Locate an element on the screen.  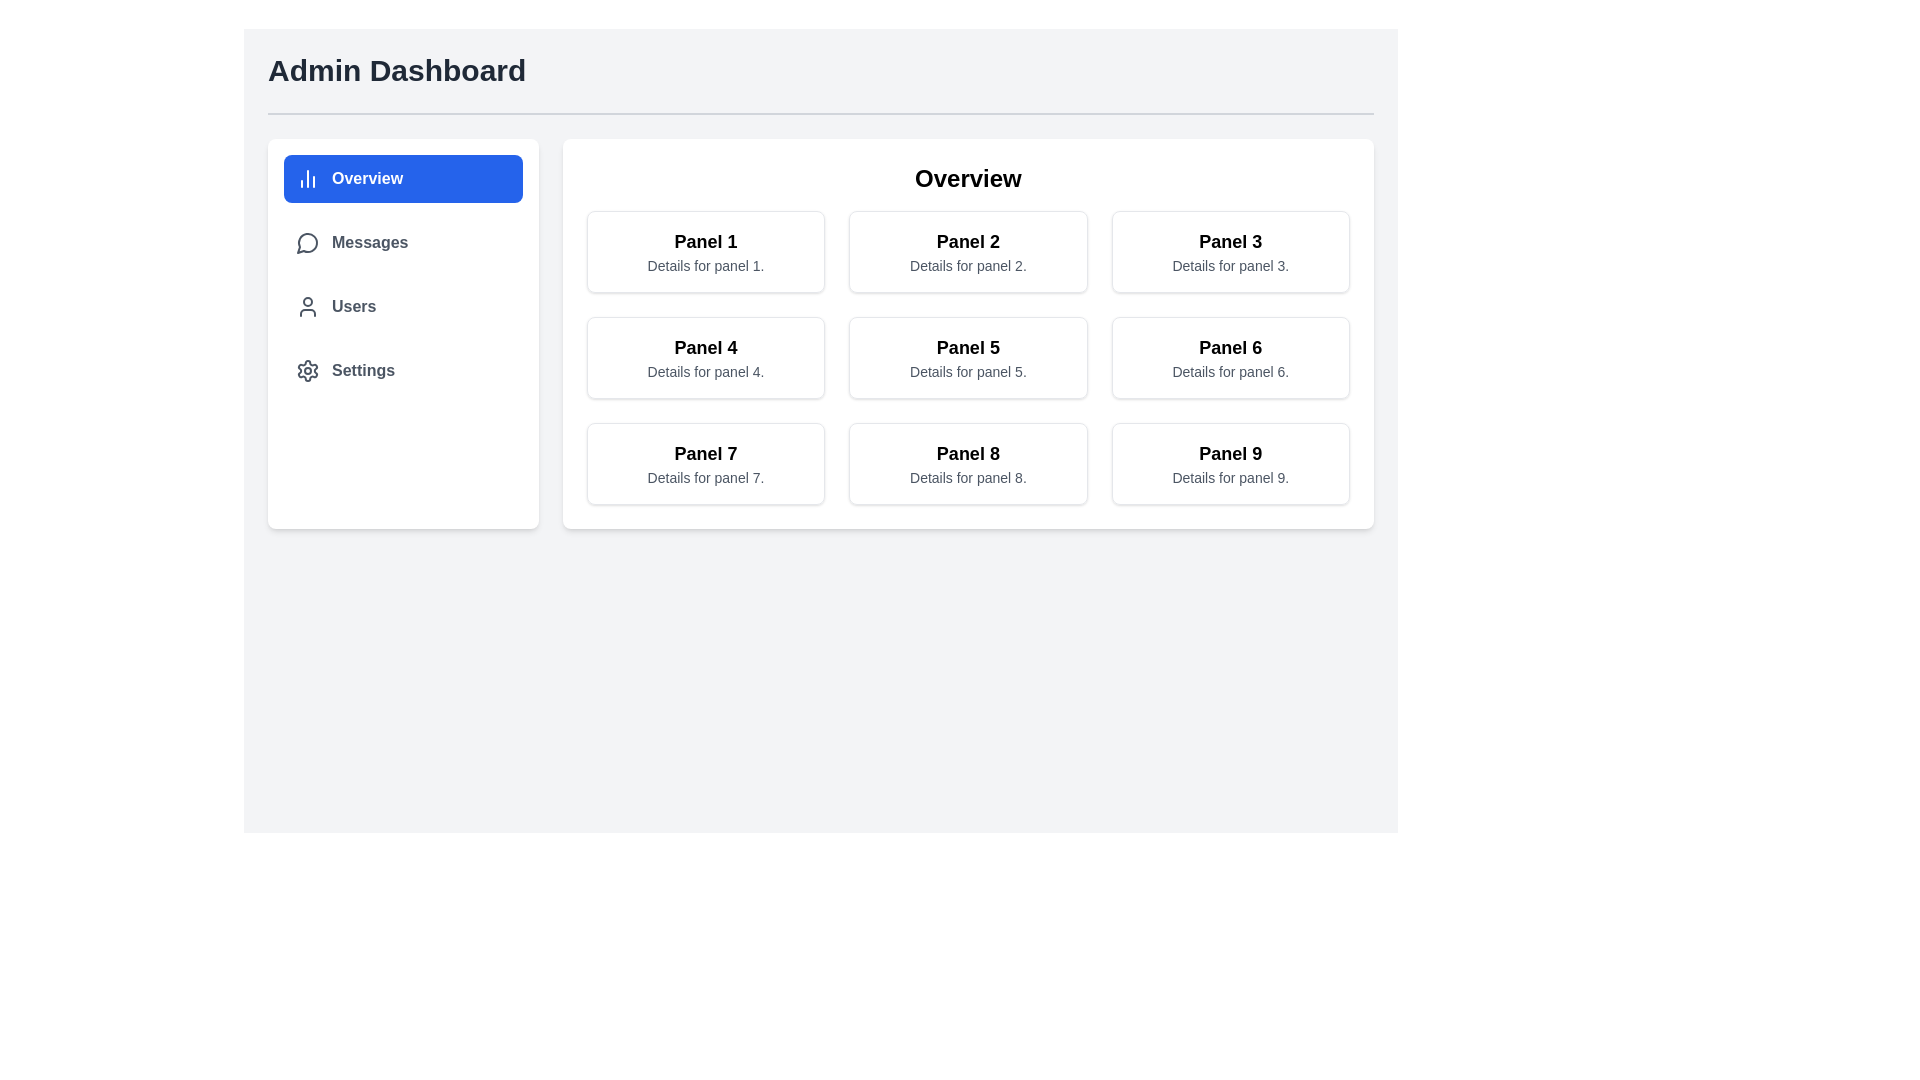
text content of the heading labeled 'Panel 7' which is located in the center column of the third row within the grid layout under the 'Overview' section is located at coordinates (705, 454).